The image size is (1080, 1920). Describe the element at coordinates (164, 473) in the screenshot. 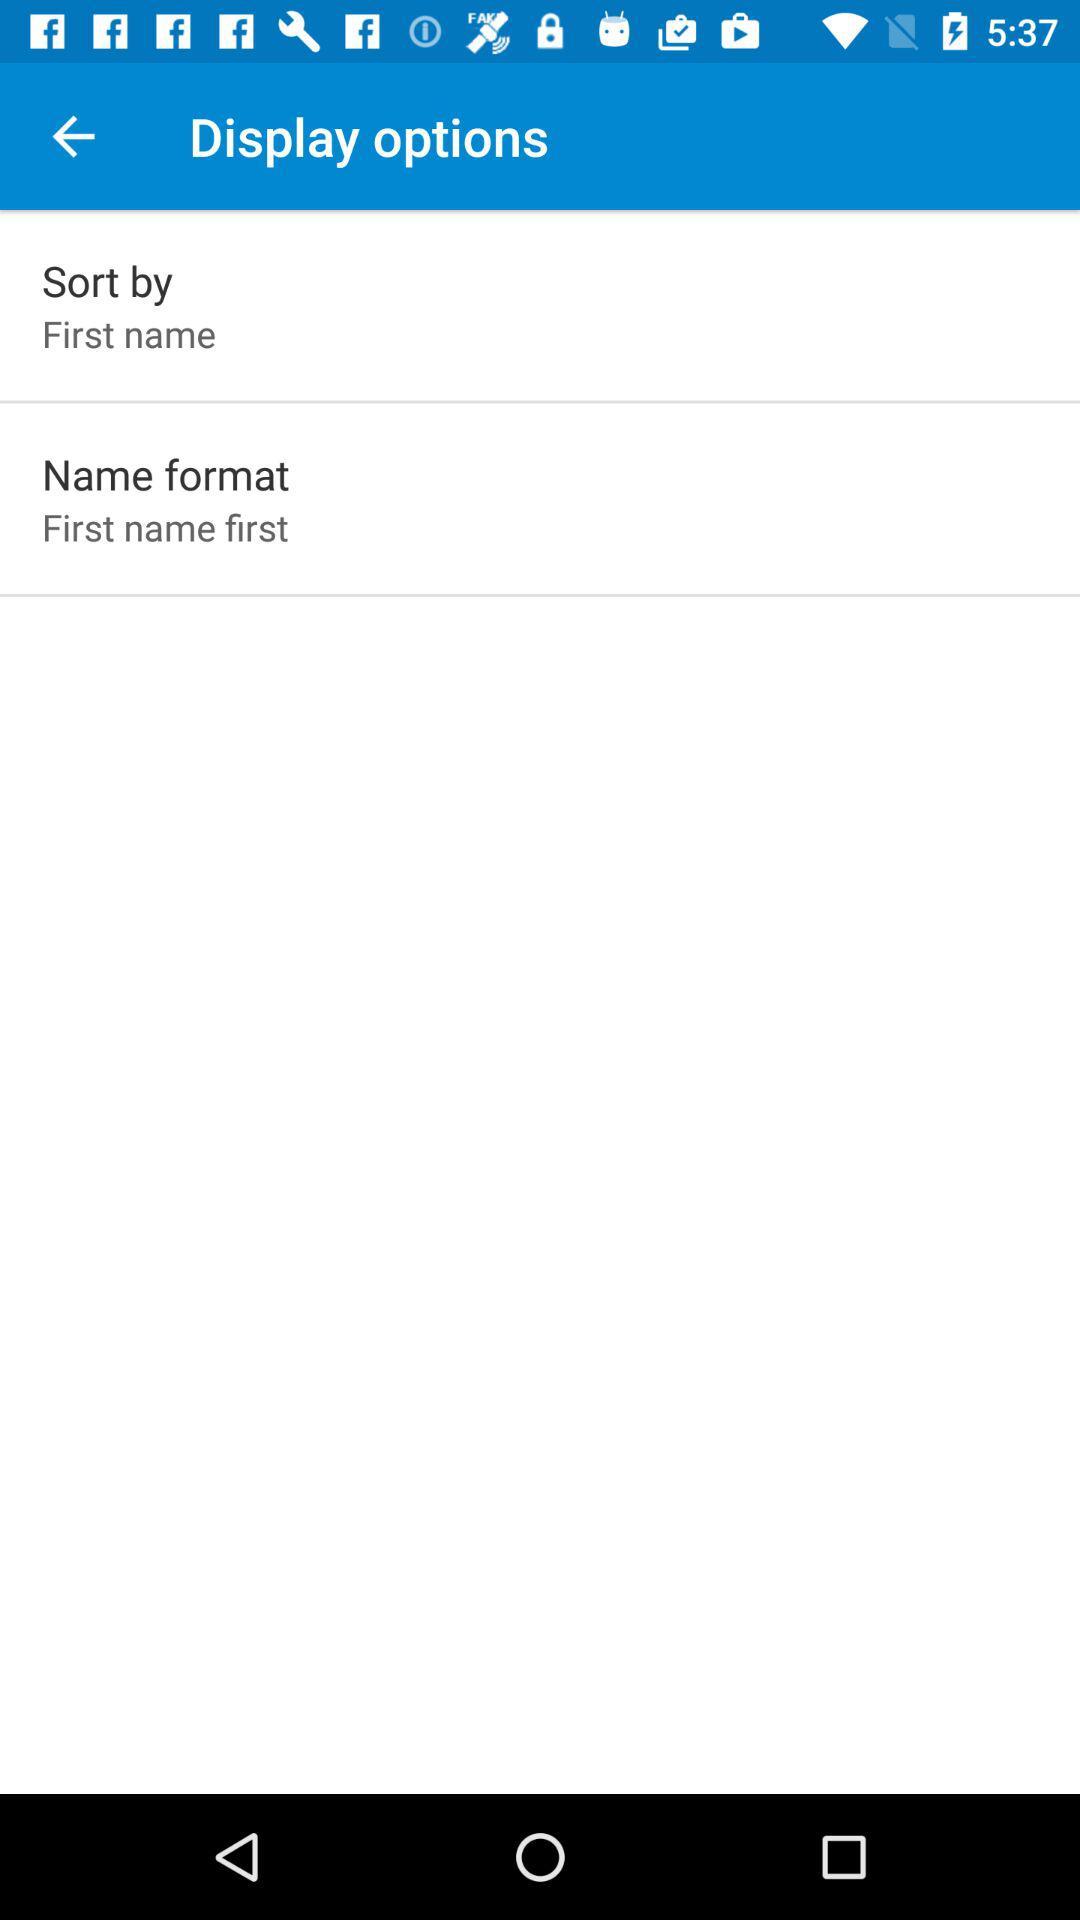

I see `app below the first name app` at that location.